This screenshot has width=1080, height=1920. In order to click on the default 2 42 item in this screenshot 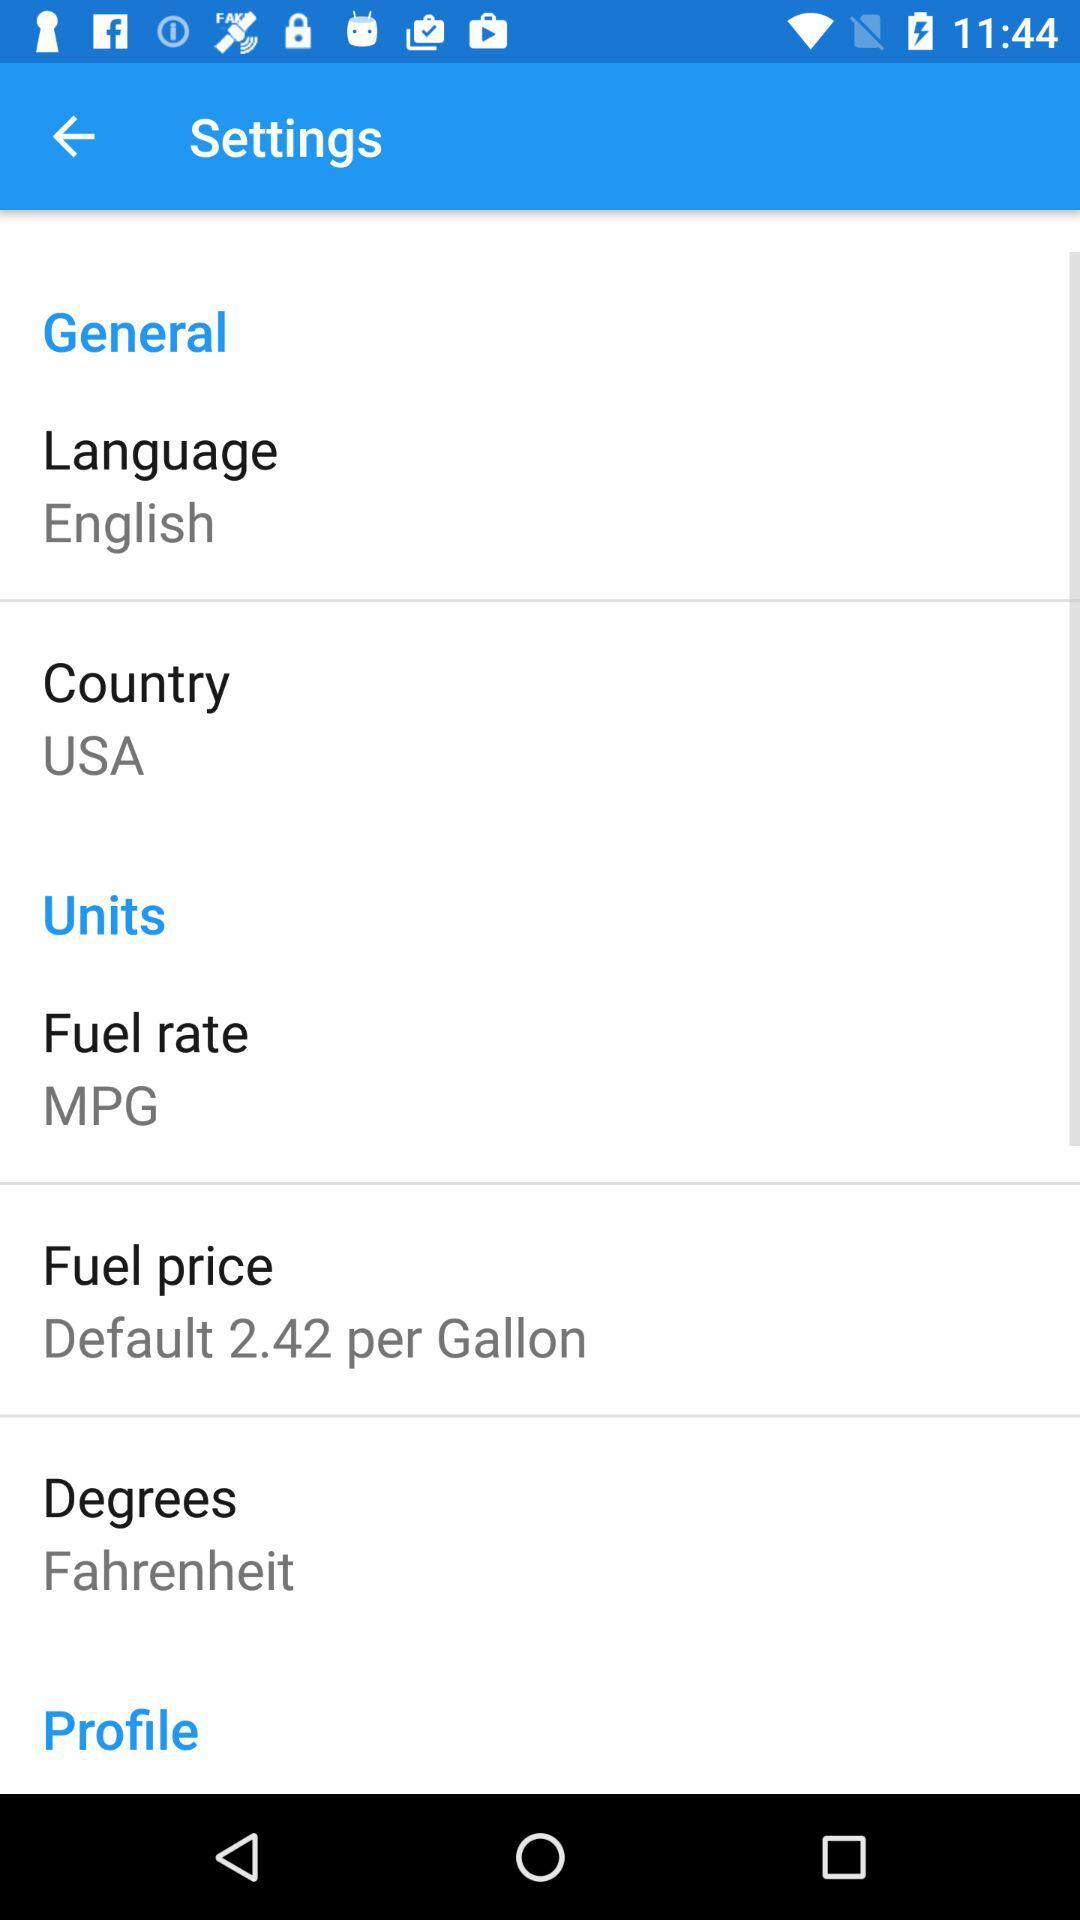, I will do `click(315, 1336)`.